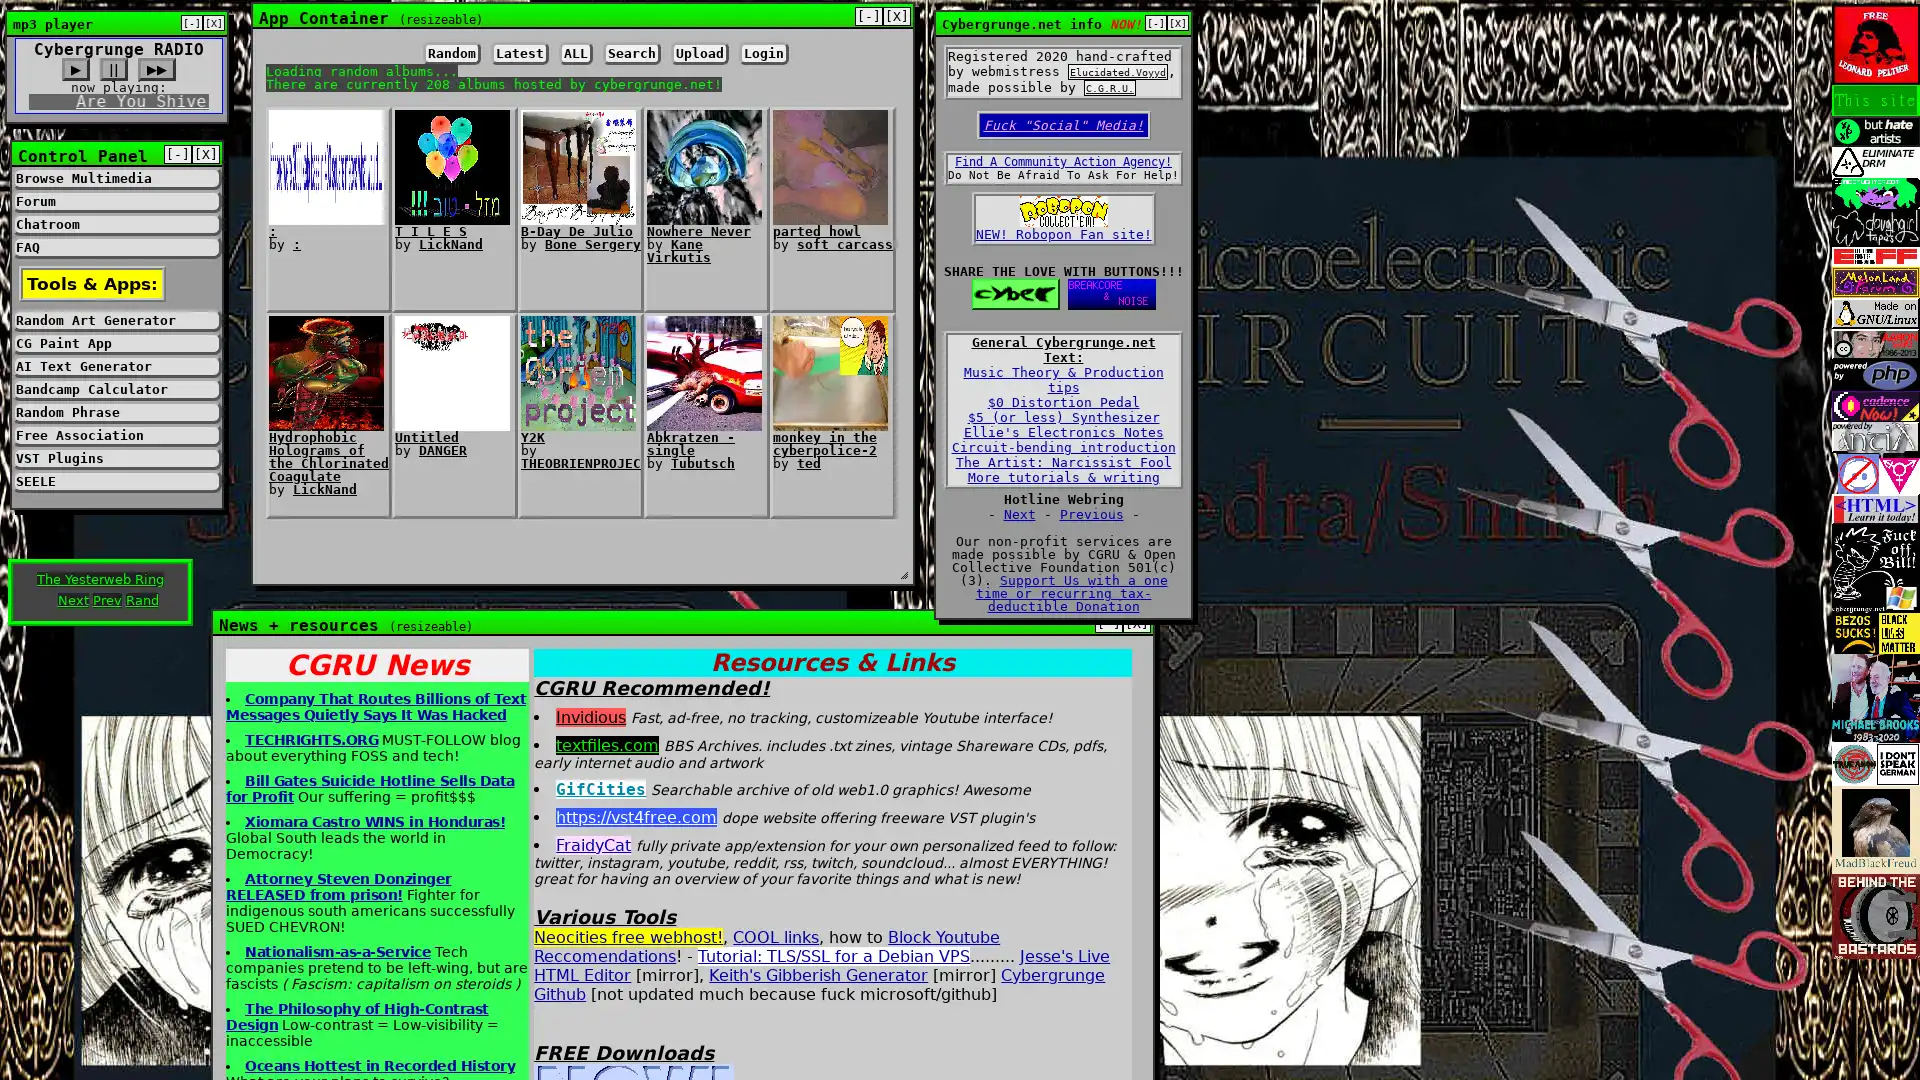 The image size is (1920, 1080). What do you see at coordinates (115, 481) in the screenshot?
I see `SEELE` at bounding box center [115, 481].